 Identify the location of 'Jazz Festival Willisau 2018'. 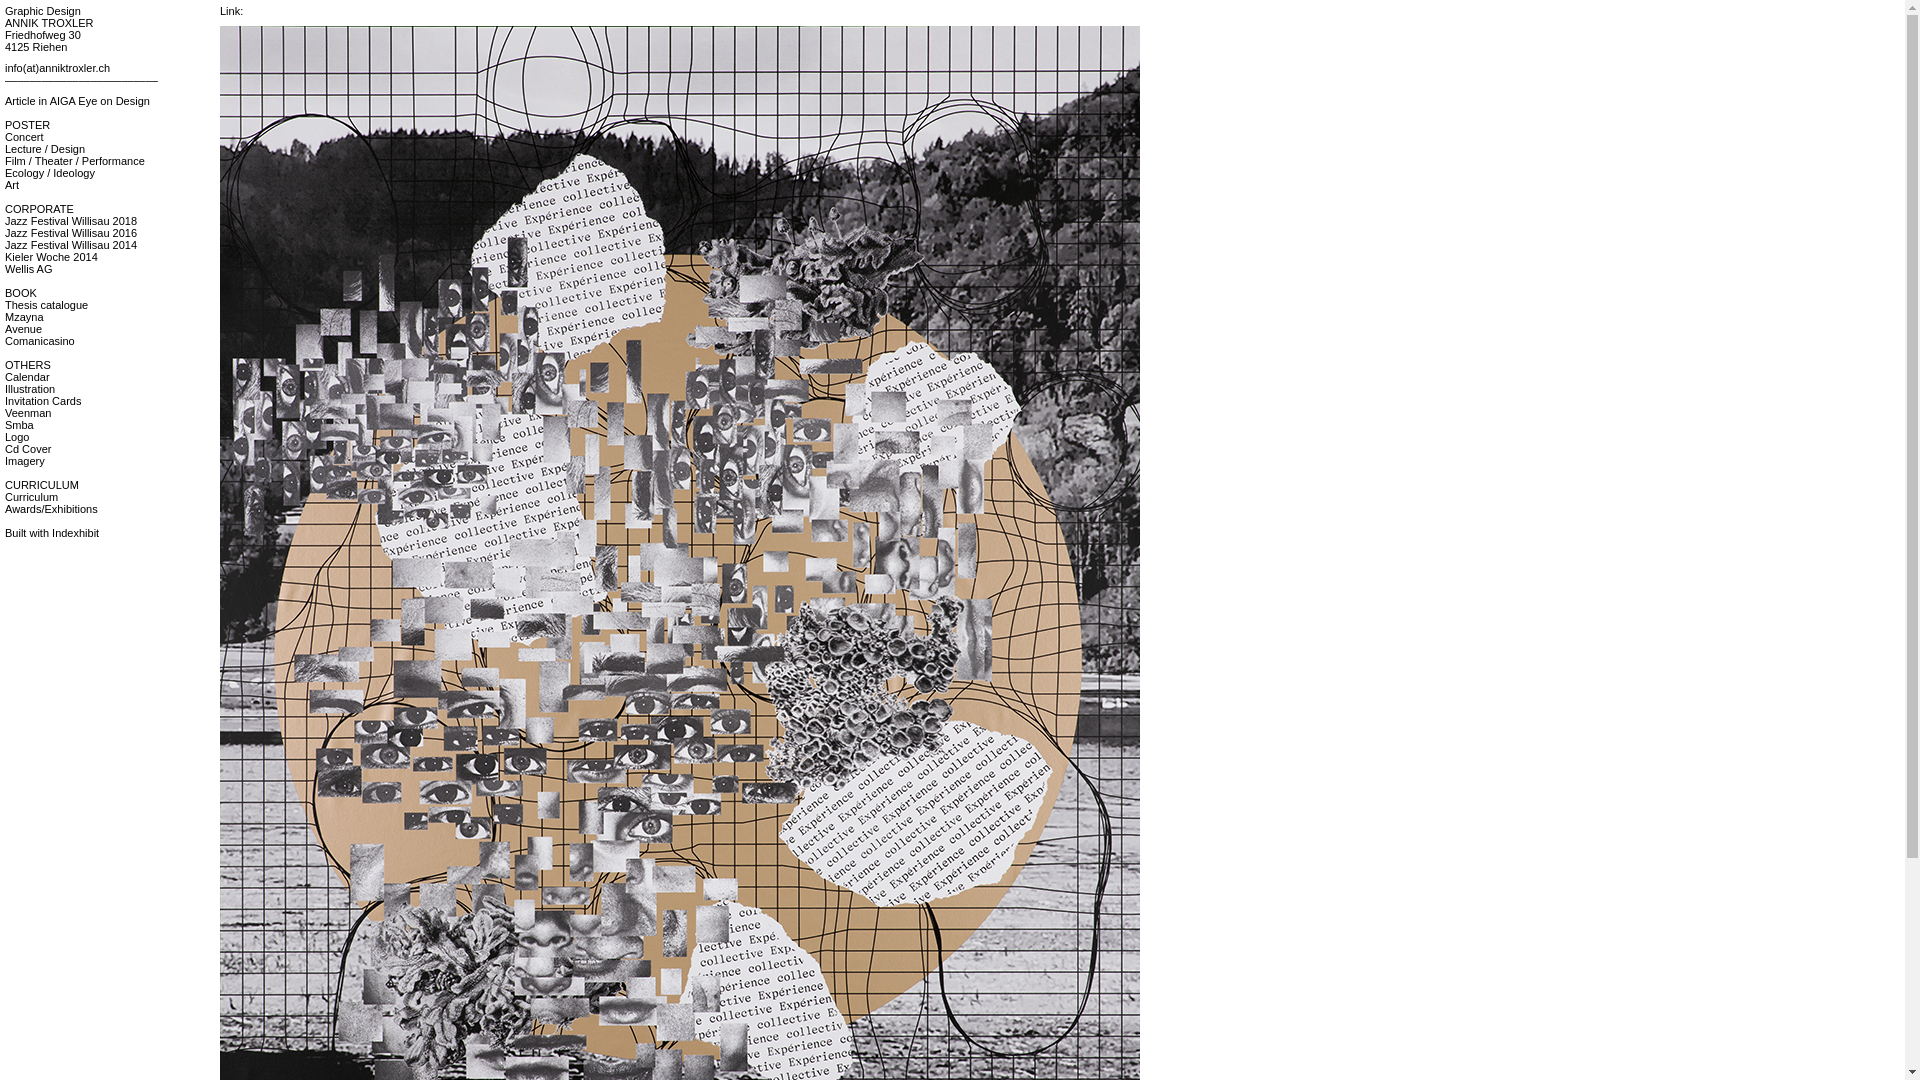
(71, 220).